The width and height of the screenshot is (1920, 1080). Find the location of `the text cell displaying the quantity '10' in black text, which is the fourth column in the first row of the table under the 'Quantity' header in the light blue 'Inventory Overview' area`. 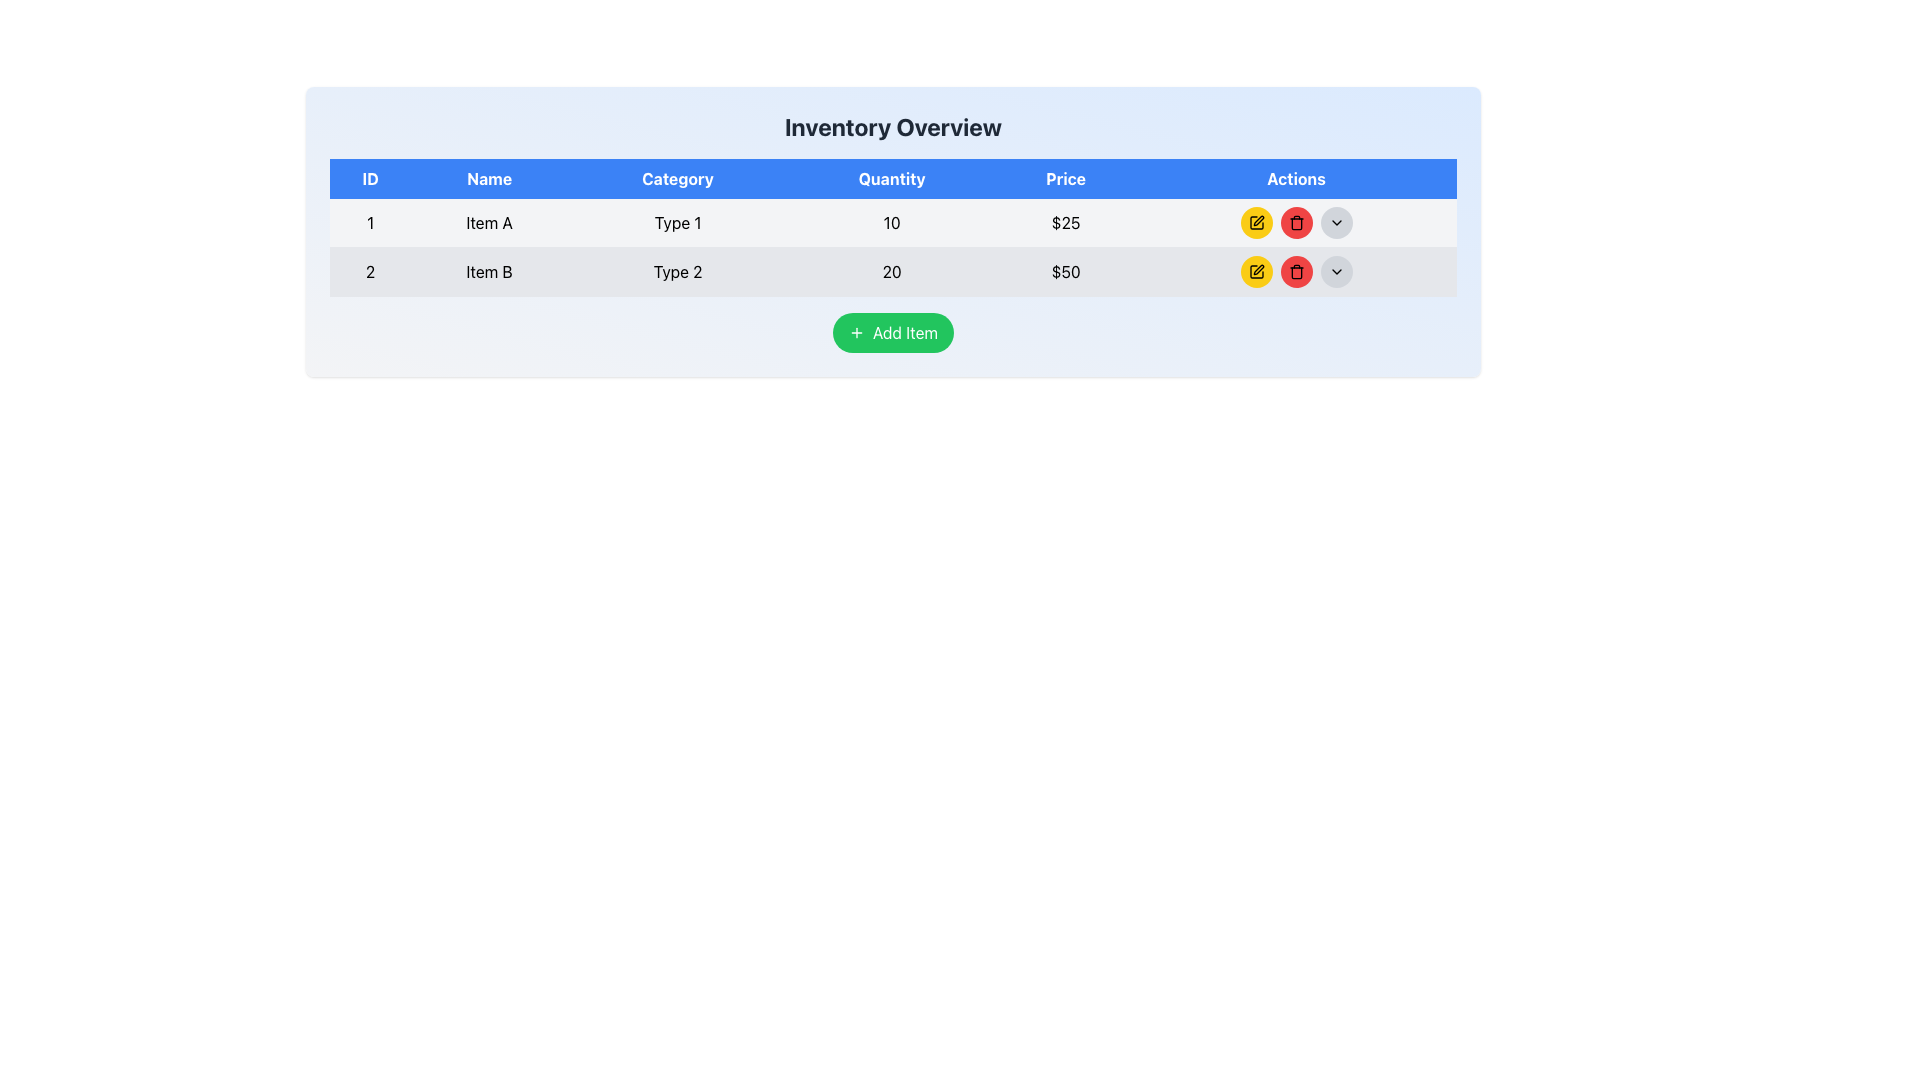

the text cell displaying the quantity '10' in black text, which is the fourth column in the first row of the table under the 'Quantity' header in the light blue 'Inventory Overview' area is located at coordinates (891, 223).